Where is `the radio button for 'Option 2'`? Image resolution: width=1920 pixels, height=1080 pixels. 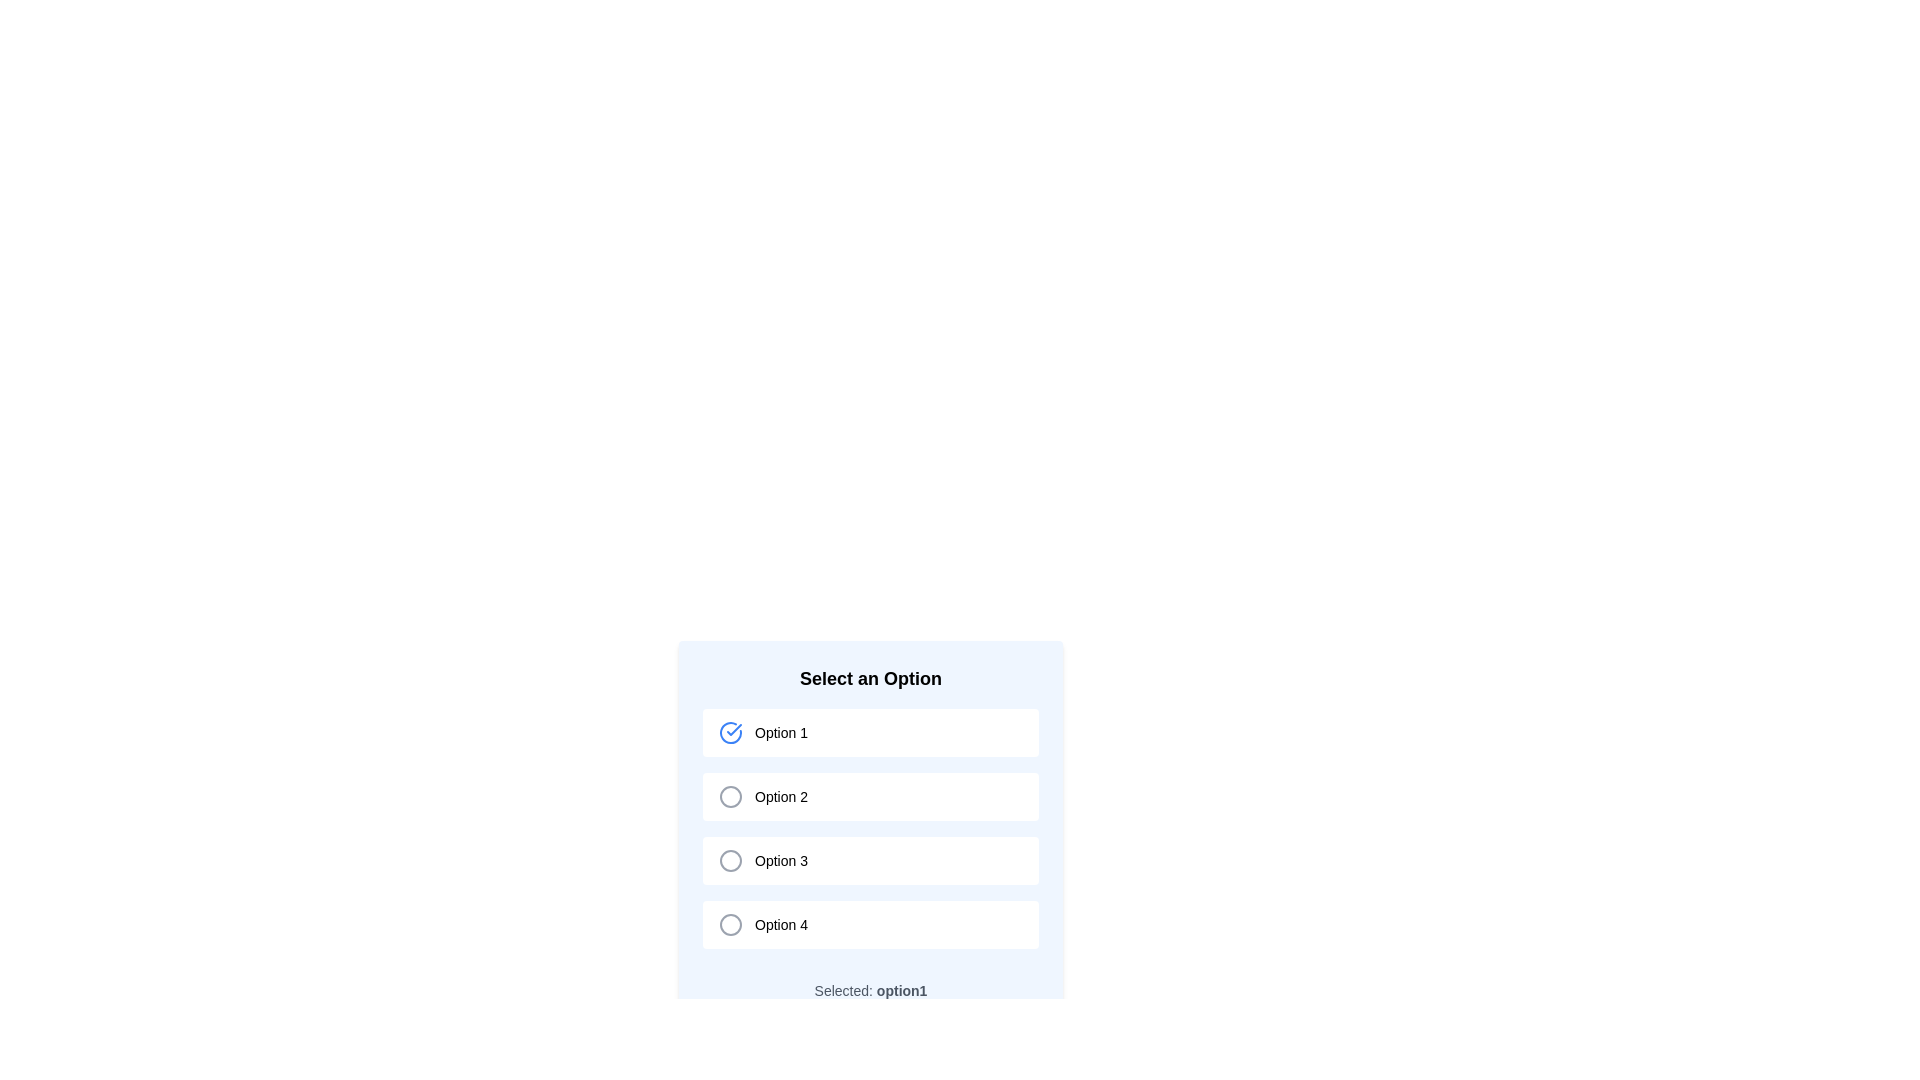
the radio button for 'Option 2' is located at coordinates (729, 796).